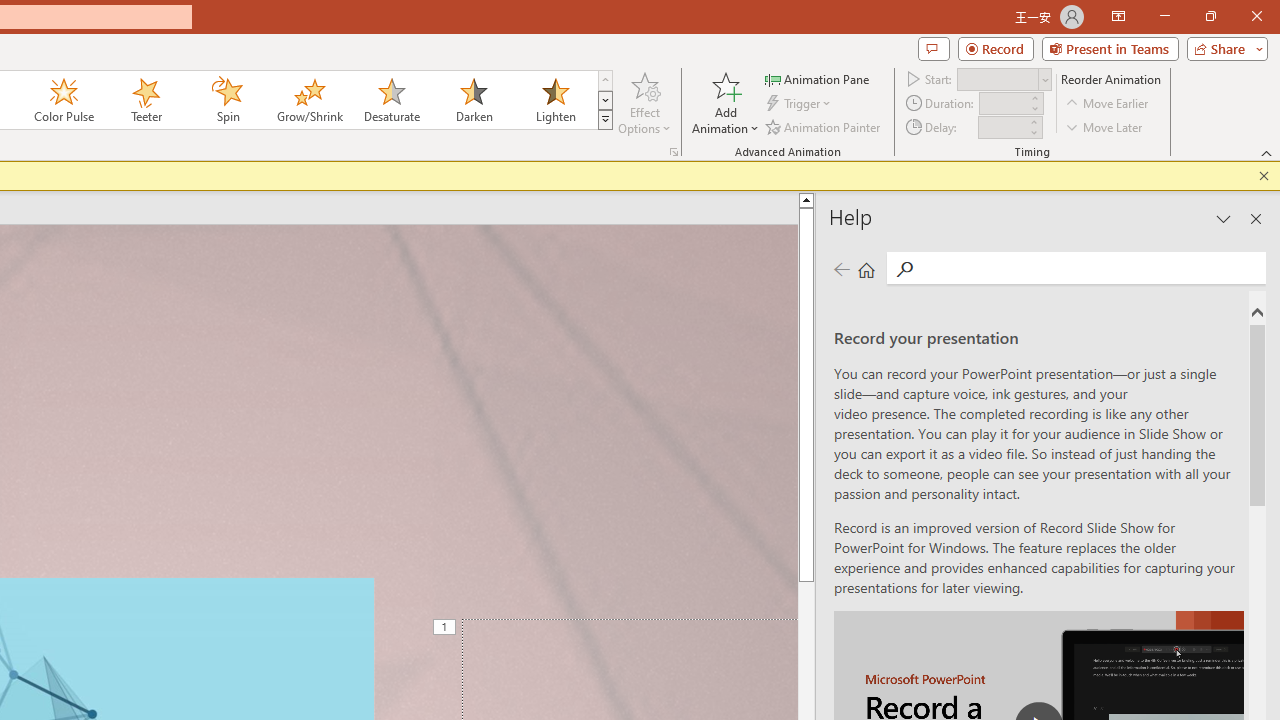 The width and height of the screenshot is (1280, 720). I want to click on 'Animation Styles', so click(604, 120).